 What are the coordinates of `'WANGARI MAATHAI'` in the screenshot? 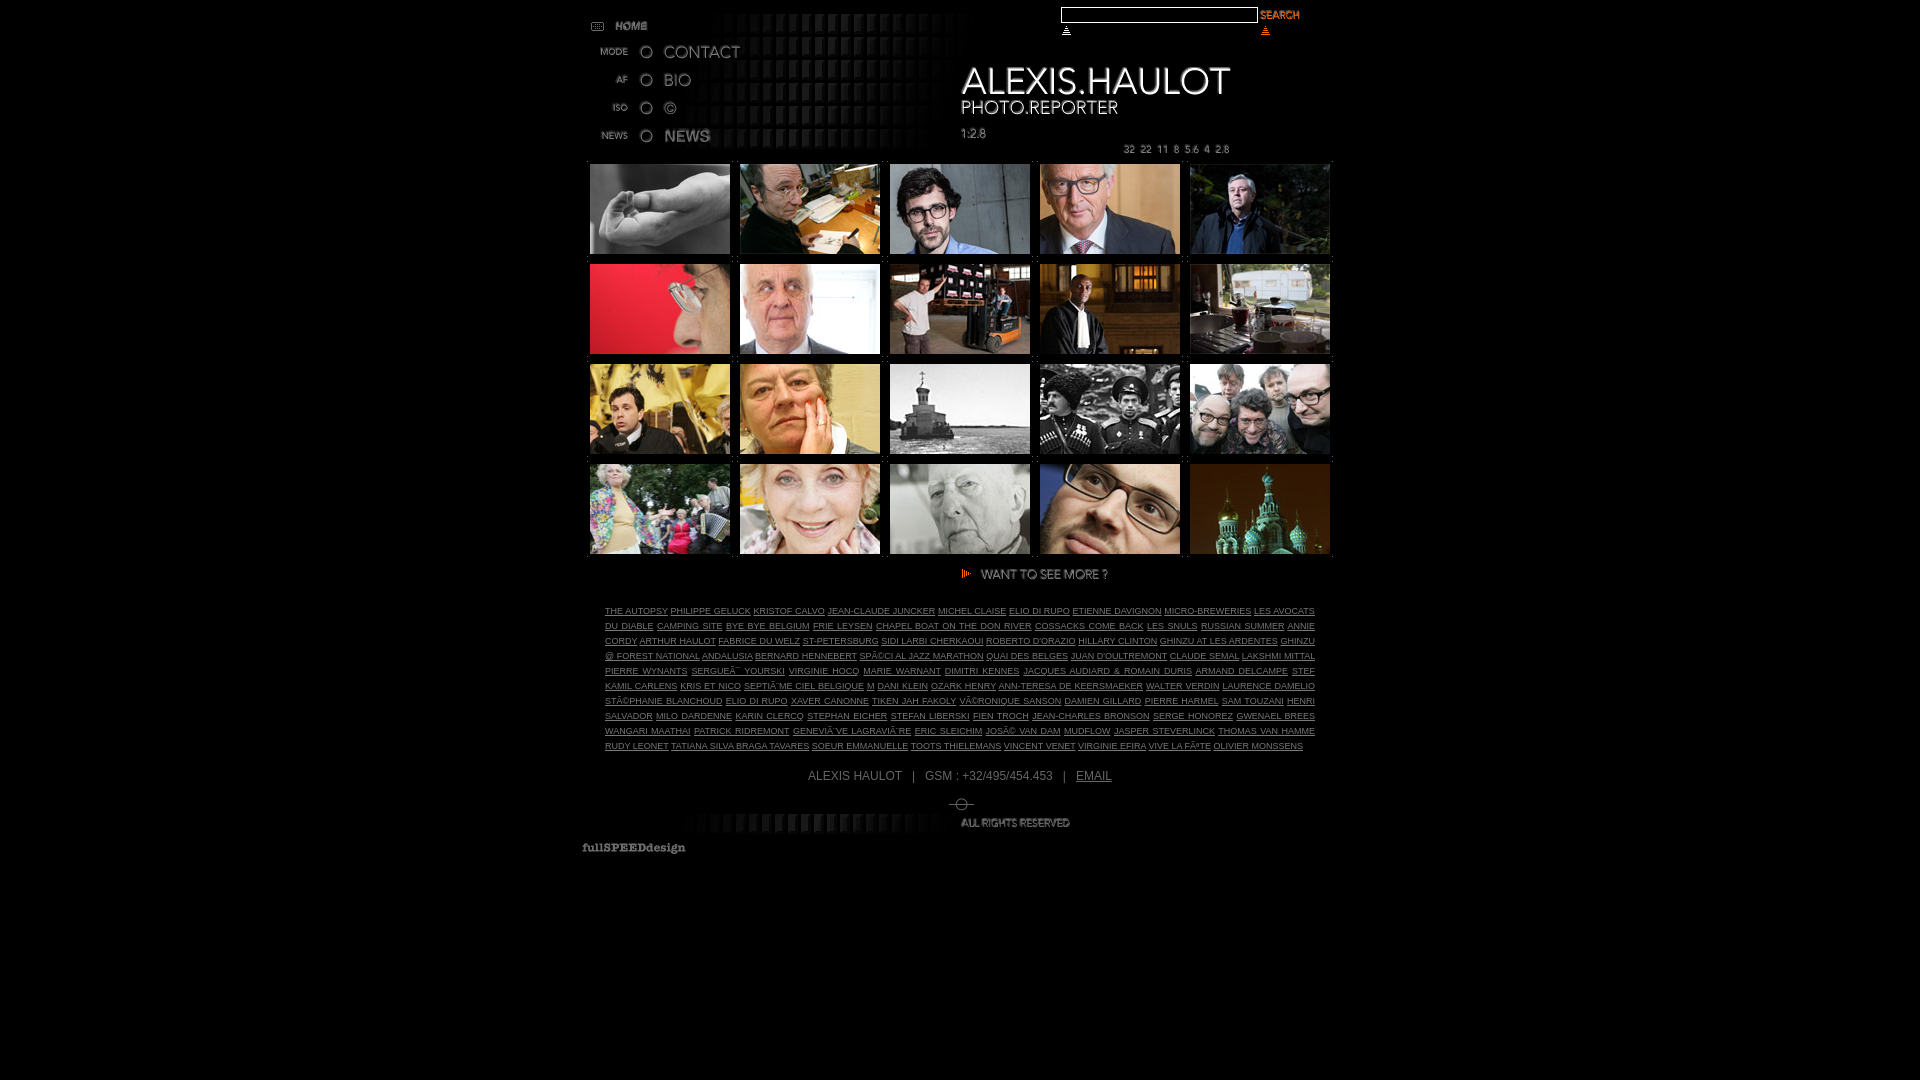 It's located at (647, 731).